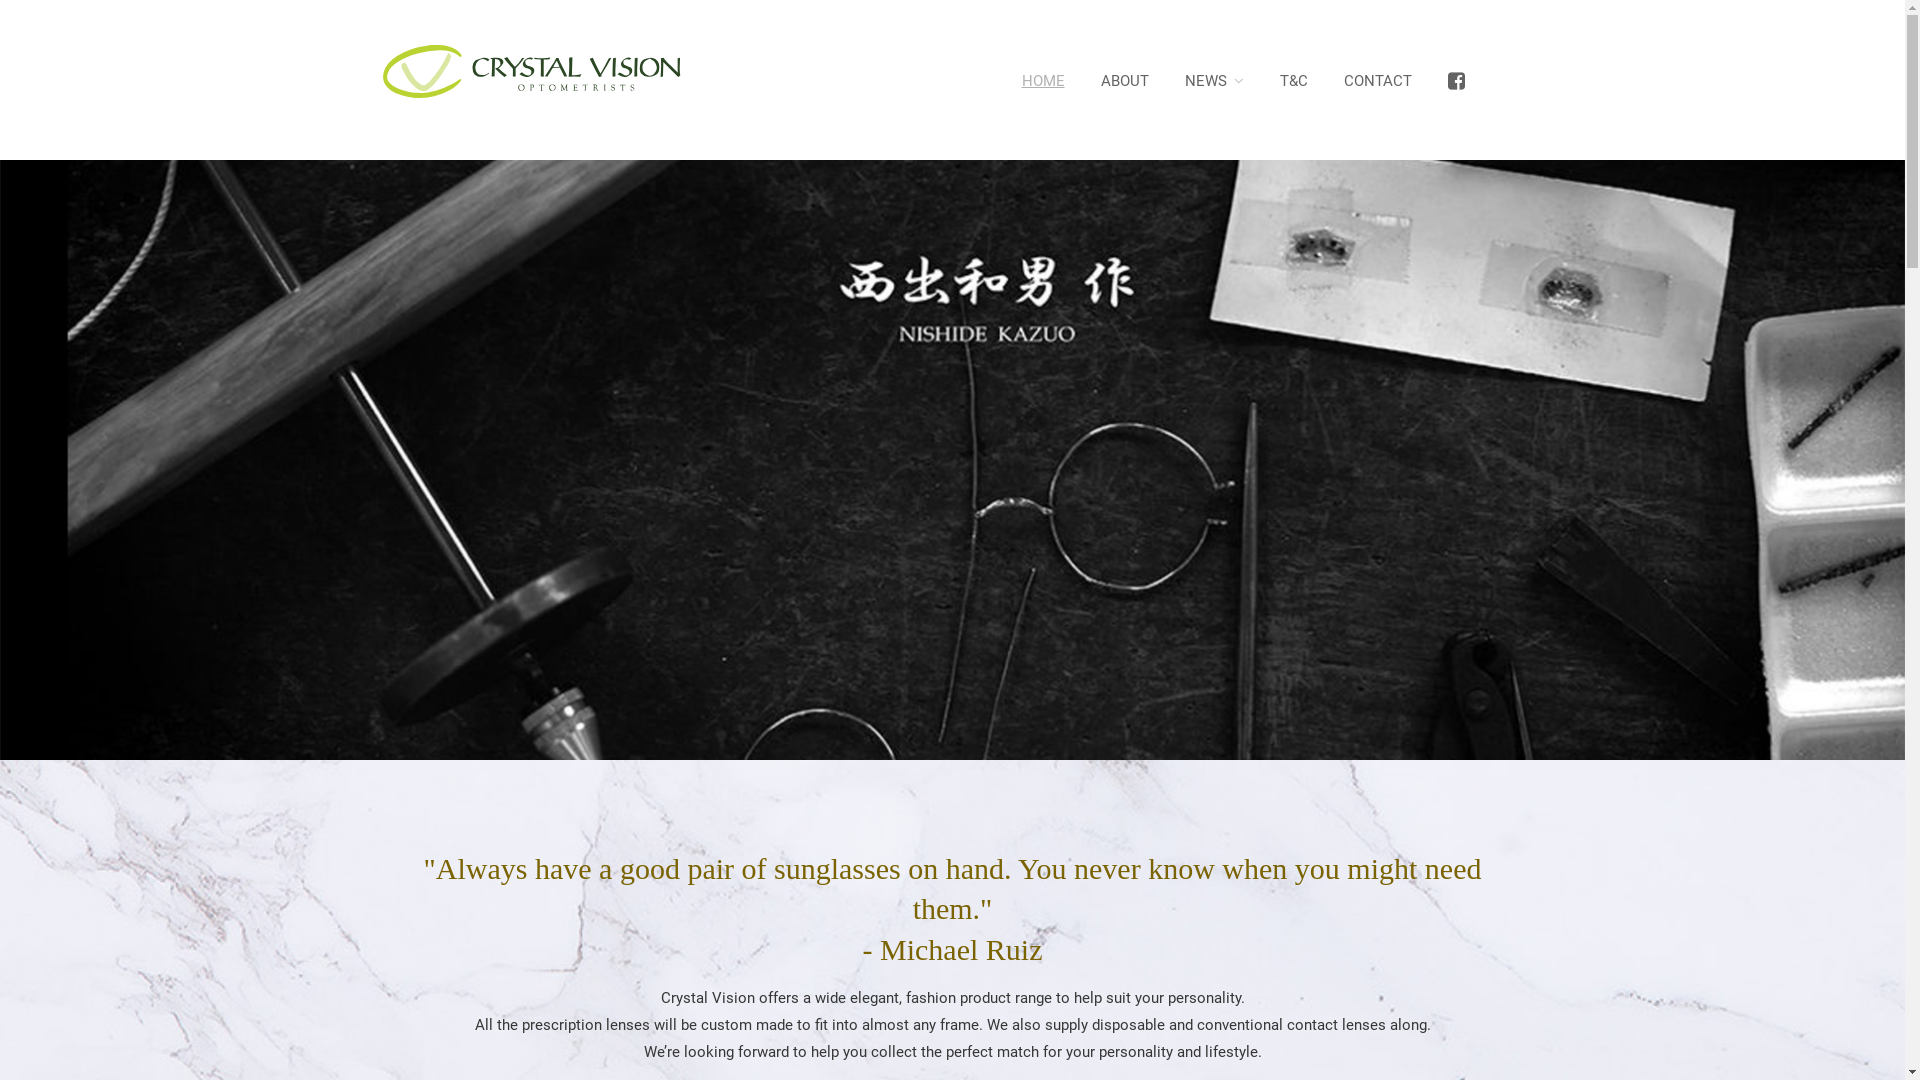  What do you see at coordinates (1123, 80) in the screenshot?
I see `'ABOUT'` at bounding box center [1123, 80].